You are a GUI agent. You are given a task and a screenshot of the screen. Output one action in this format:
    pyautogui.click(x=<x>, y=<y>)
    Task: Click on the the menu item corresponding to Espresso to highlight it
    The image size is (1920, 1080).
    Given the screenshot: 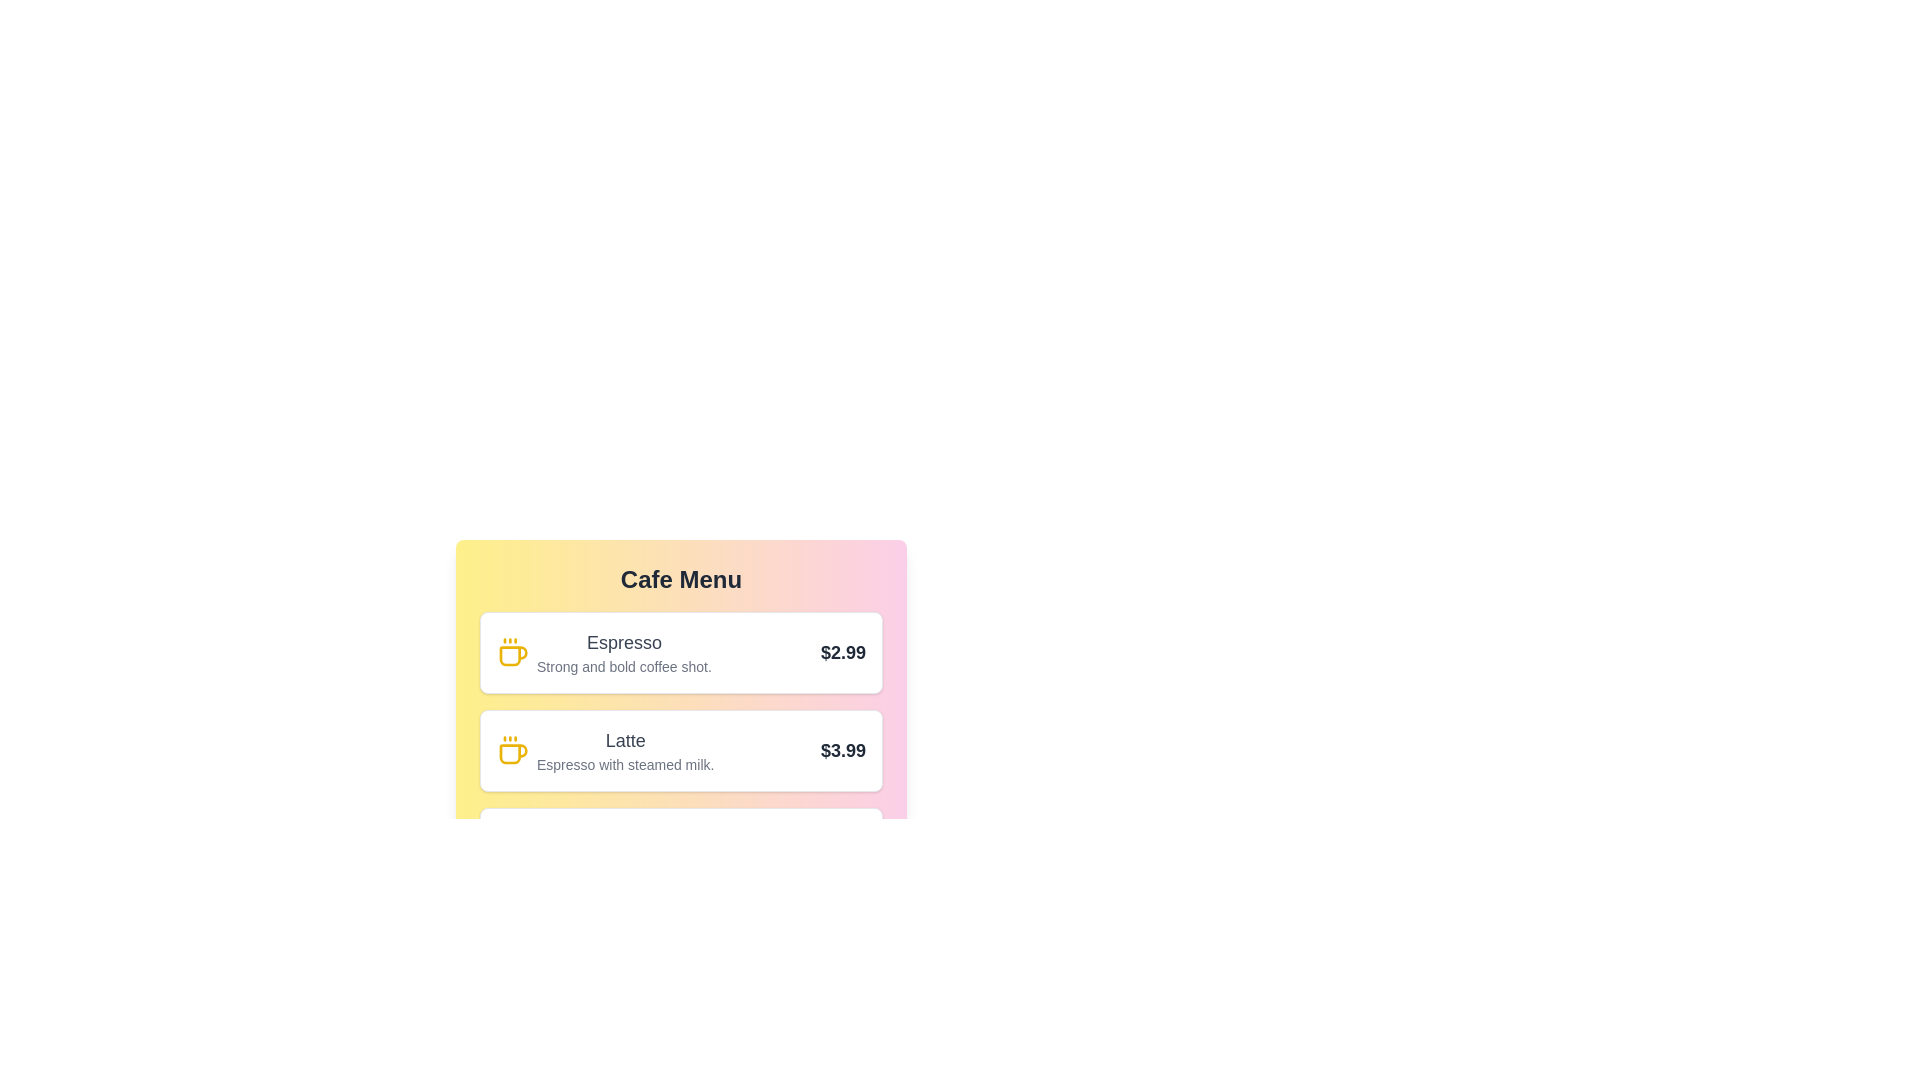 What is the action you would take?
    pyautogui.click(x=681, y=652)
    